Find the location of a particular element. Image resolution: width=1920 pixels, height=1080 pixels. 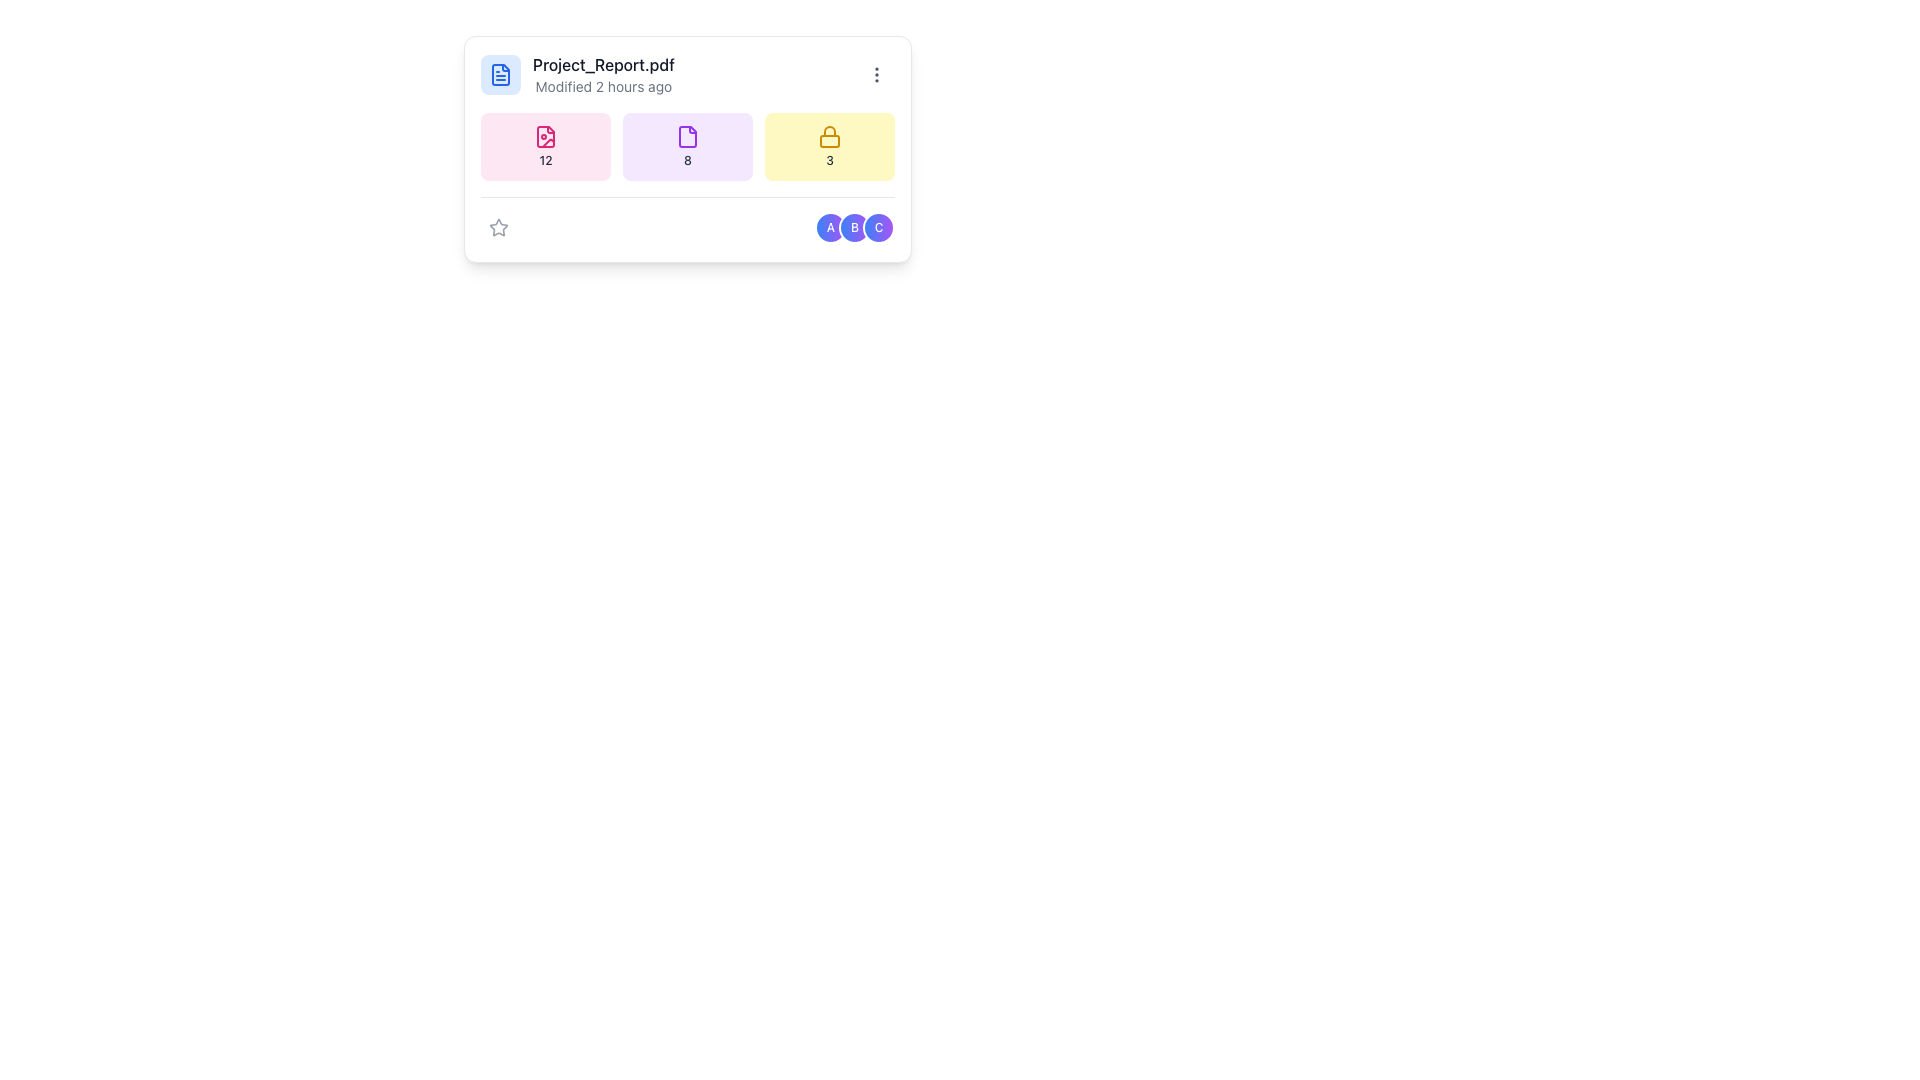

the ellipsis (three-dot) icon located to the far right of the file information for 'Project_Report.pdf' to enable keyboard navigation is located at coordinates (877, 73).